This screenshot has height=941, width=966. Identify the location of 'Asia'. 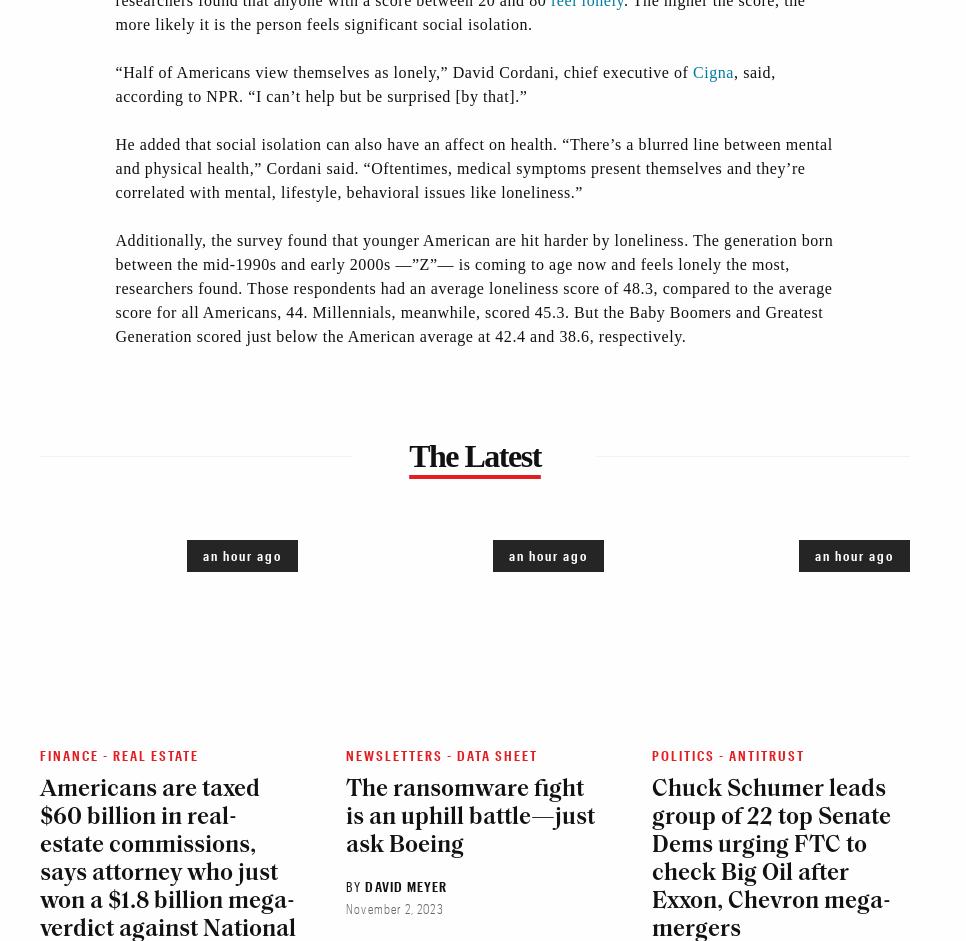
(480, 283).